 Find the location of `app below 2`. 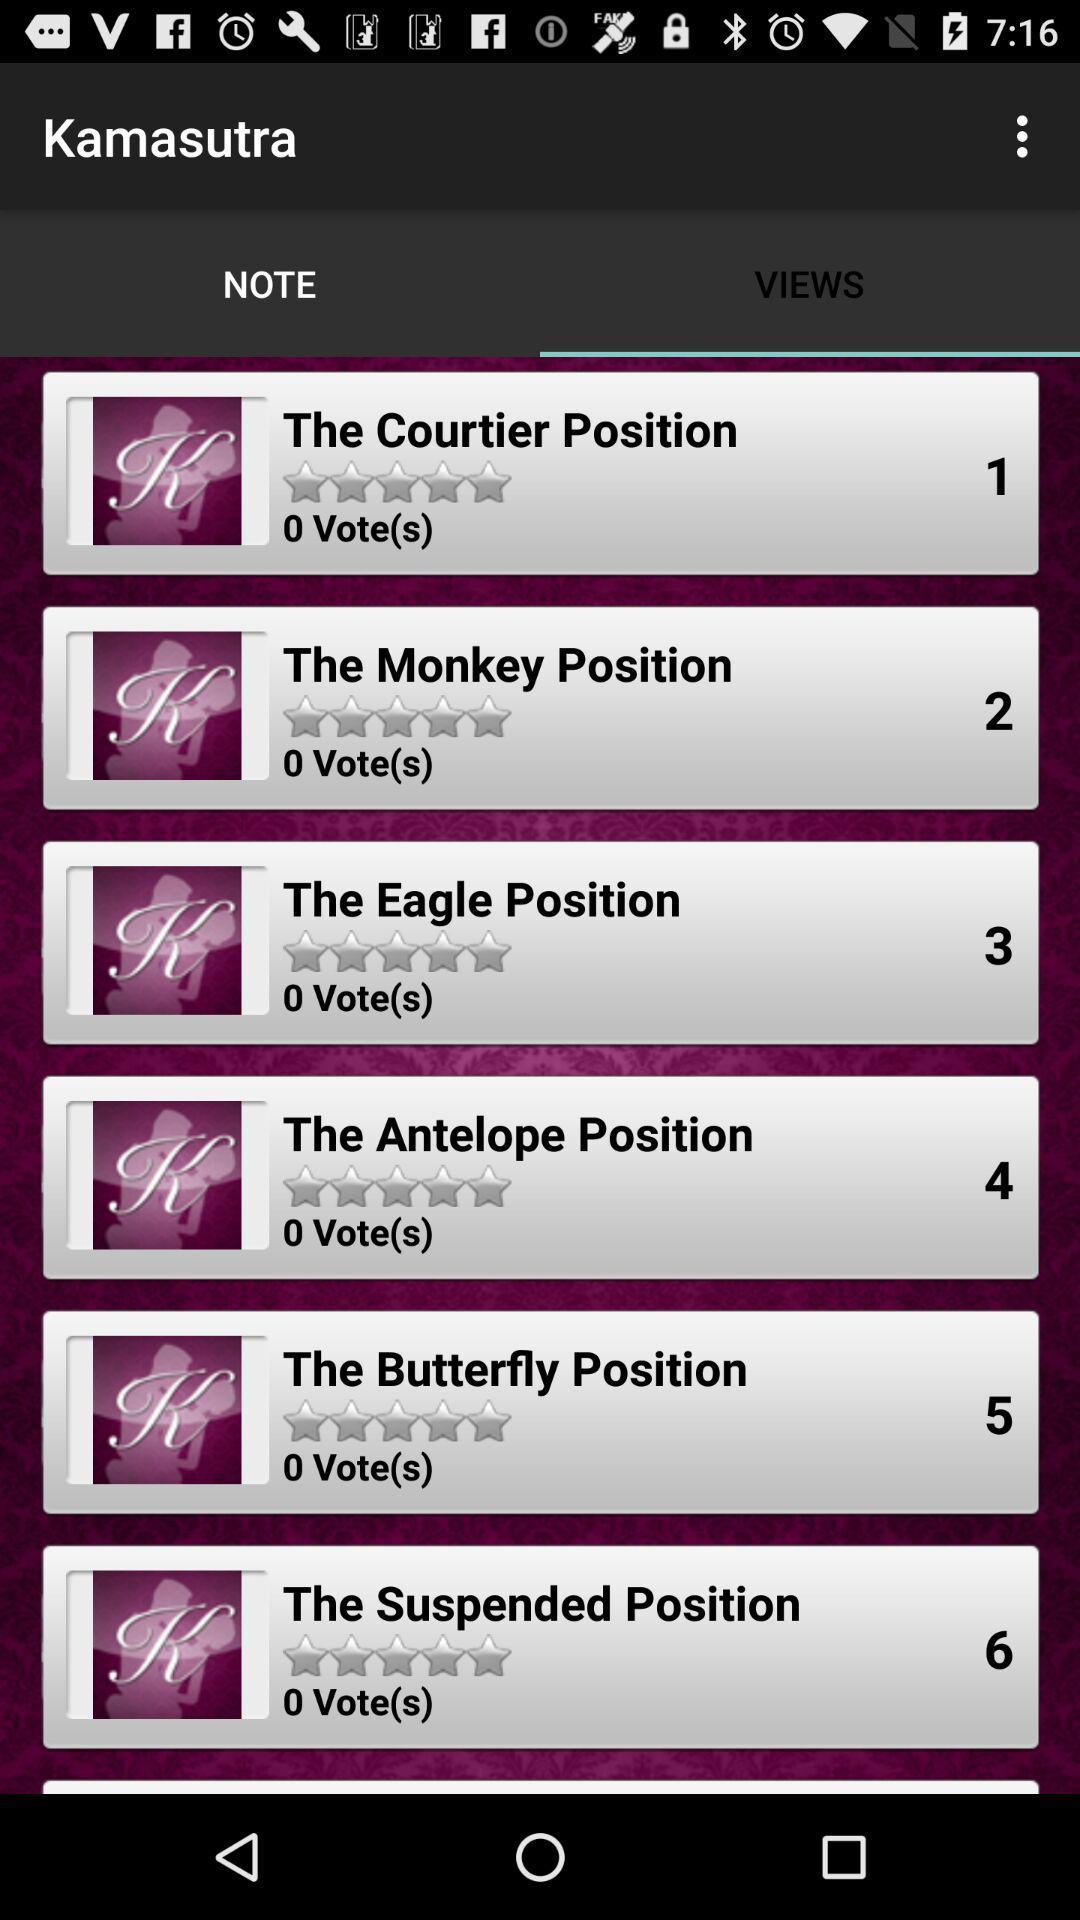

app below 2 is located at coordinates (999, 942).